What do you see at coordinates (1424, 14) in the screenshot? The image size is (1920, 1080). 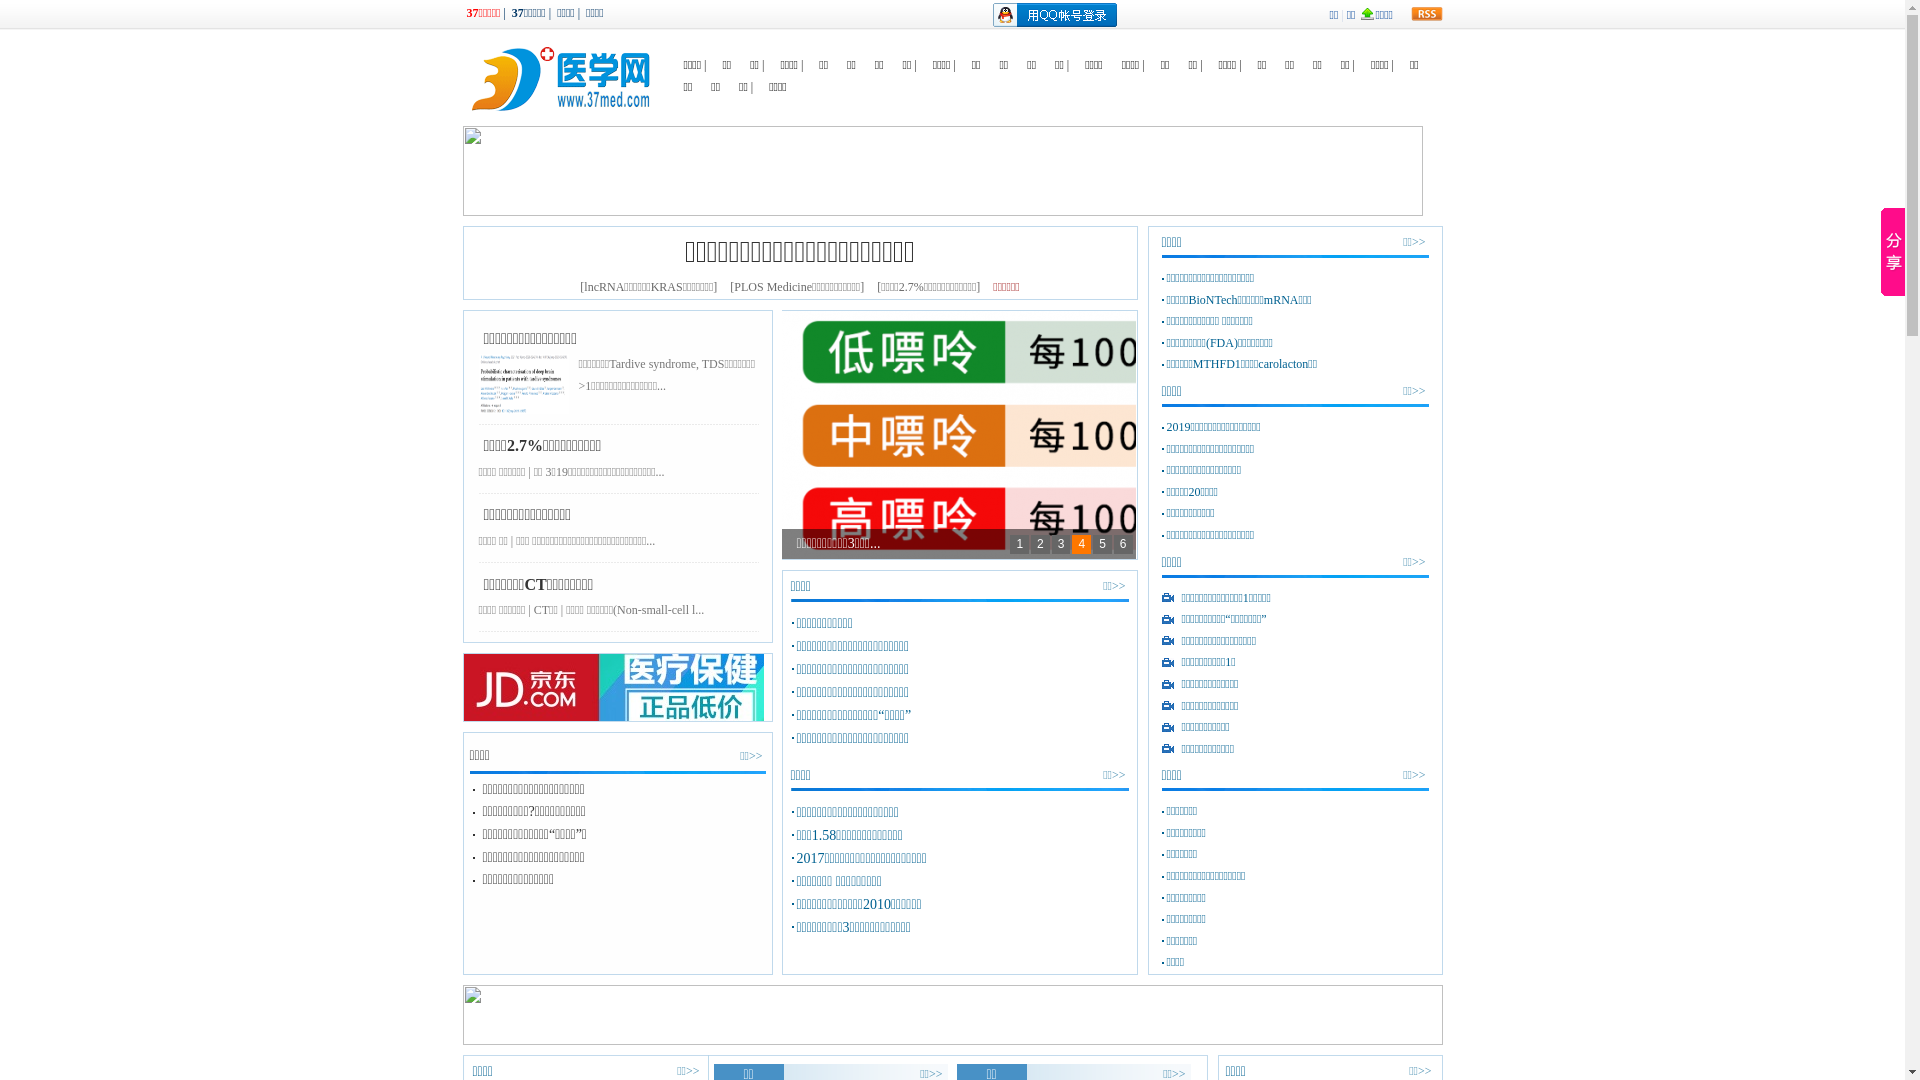 I see `'rss'` at bounding box center [1424, 14].